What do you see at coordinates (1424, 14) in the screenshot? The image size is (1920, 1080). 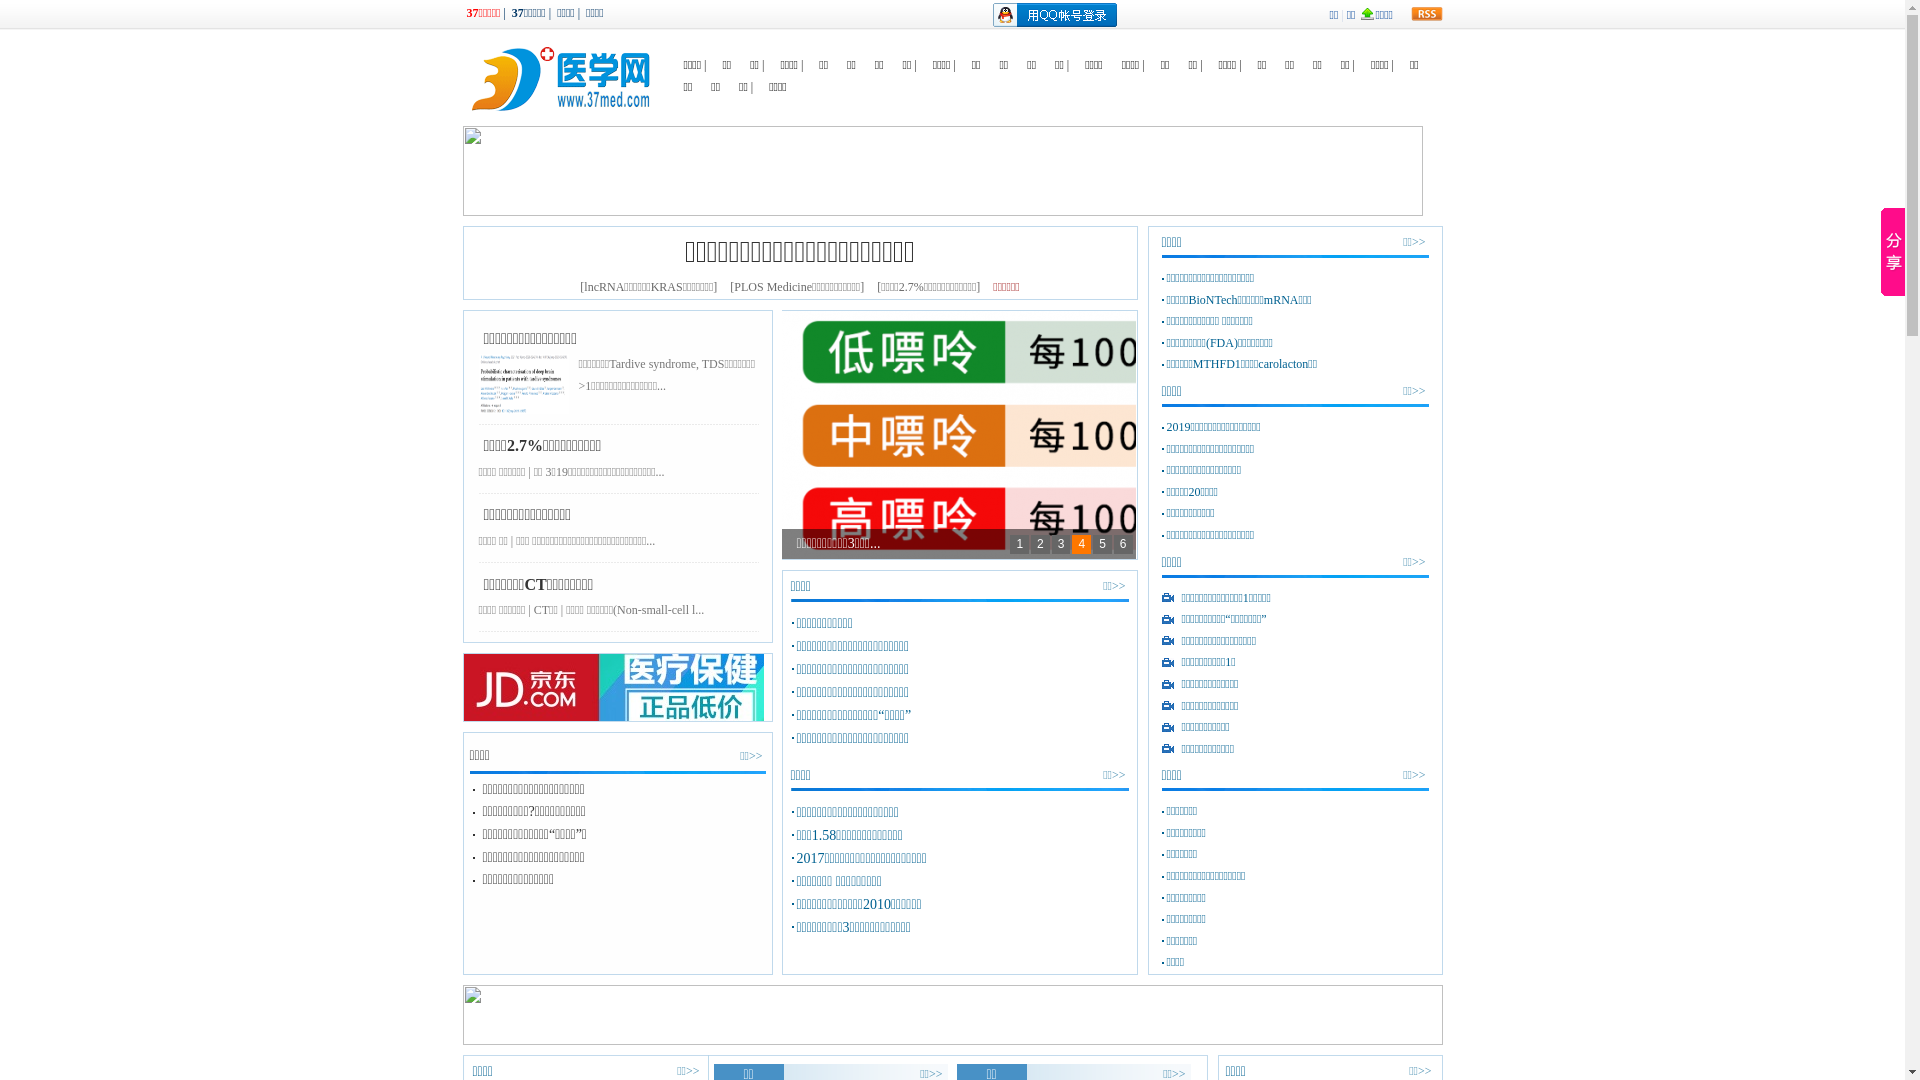 I see `'rss'` at bounding box center [1424, 14].